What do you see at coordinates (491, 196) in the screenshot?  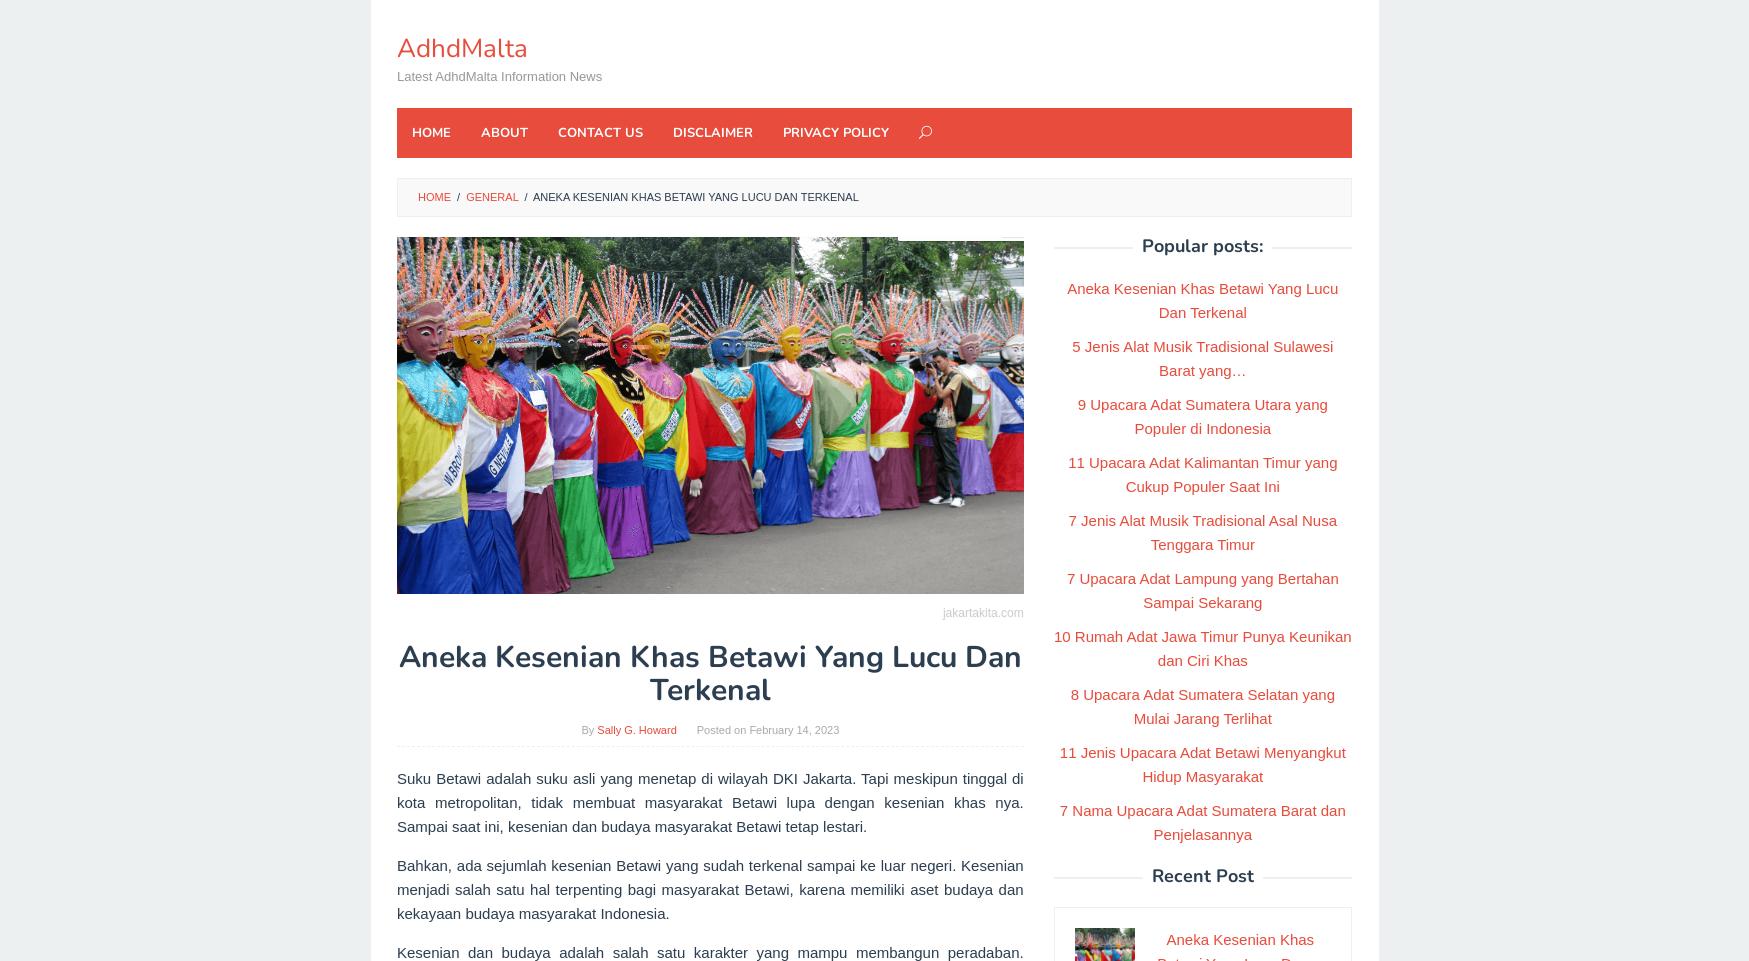 I see `'General'` at bounding box center [491, 196].